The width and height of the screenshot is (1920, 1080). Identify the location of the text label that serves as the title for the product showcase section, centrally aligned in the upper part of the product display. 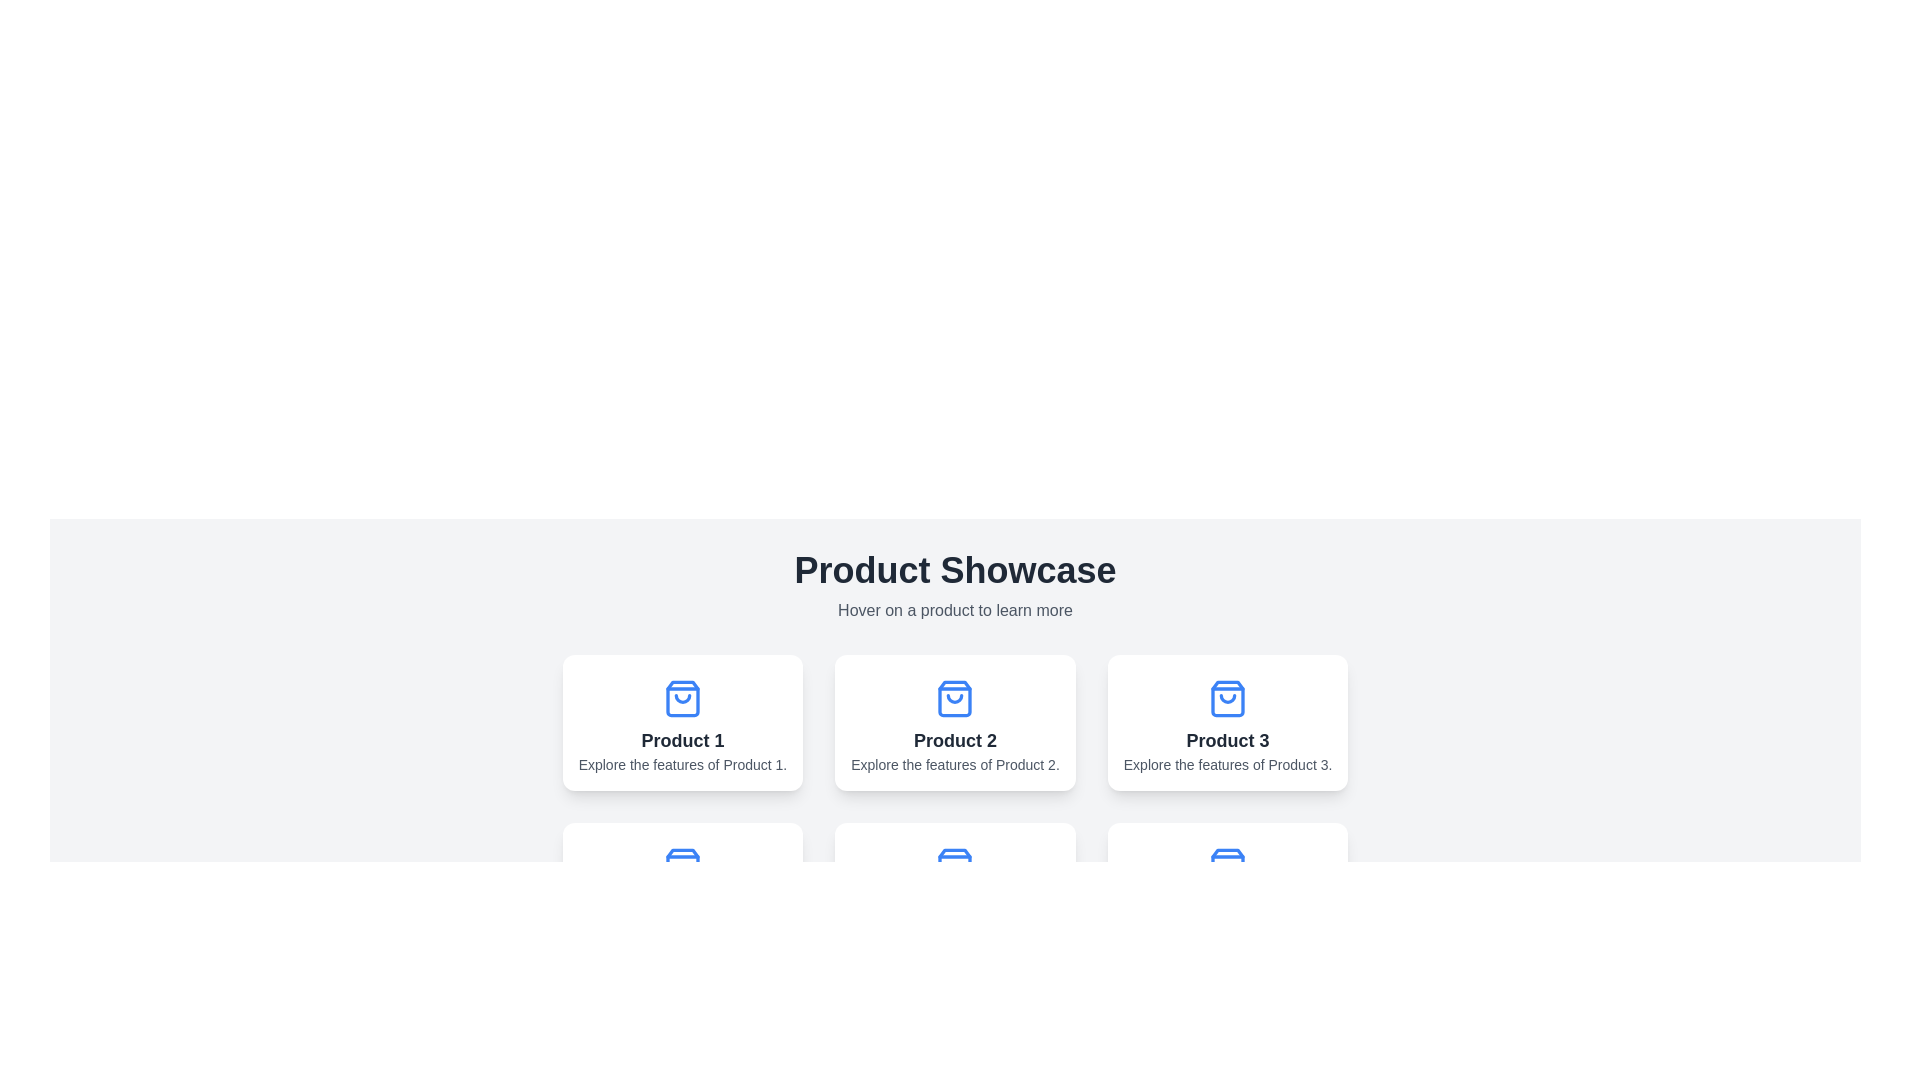
(954, 570).